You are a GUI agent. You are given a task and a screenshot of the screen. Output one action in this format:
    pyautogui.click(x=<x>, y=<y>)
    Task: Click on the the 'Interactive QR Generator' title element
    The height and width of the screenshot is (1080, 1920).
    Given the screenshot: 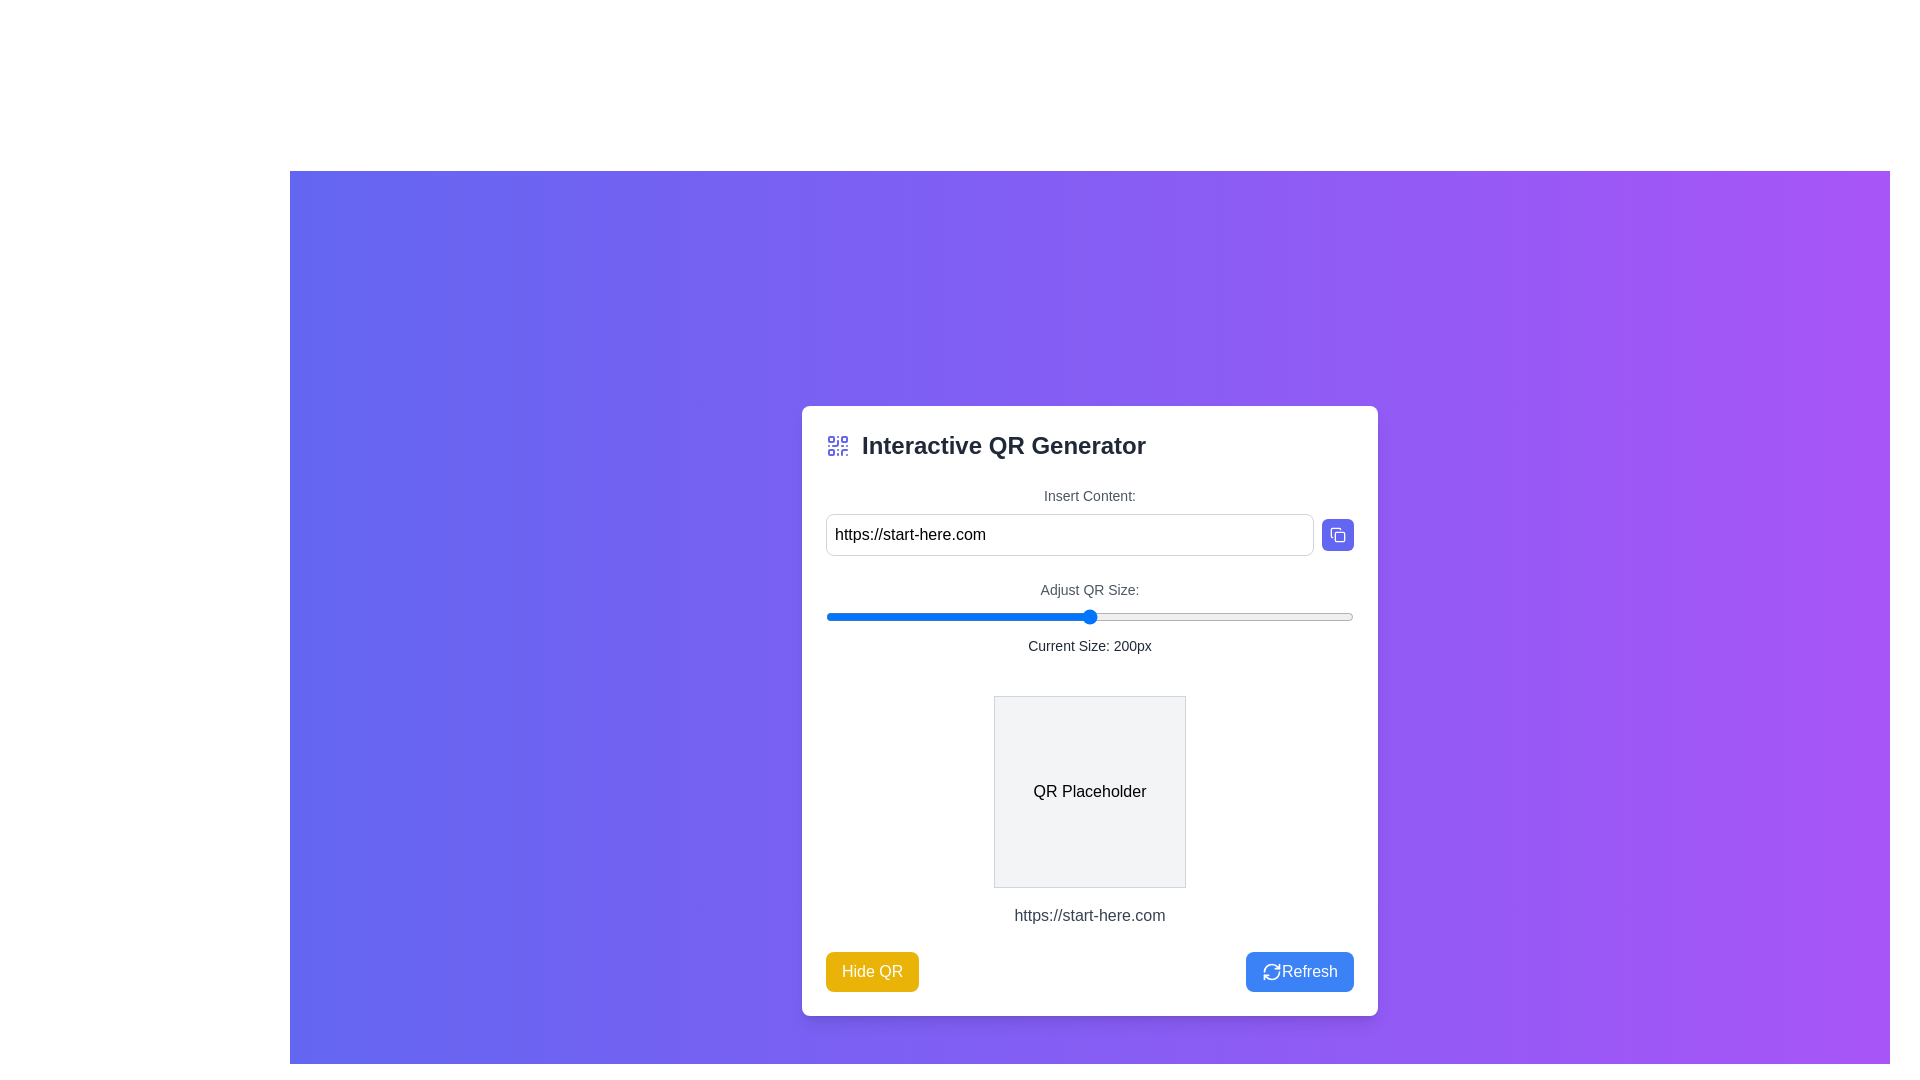 What is the action you would take?
    pyautogui.click(x=1088, y=445)
    